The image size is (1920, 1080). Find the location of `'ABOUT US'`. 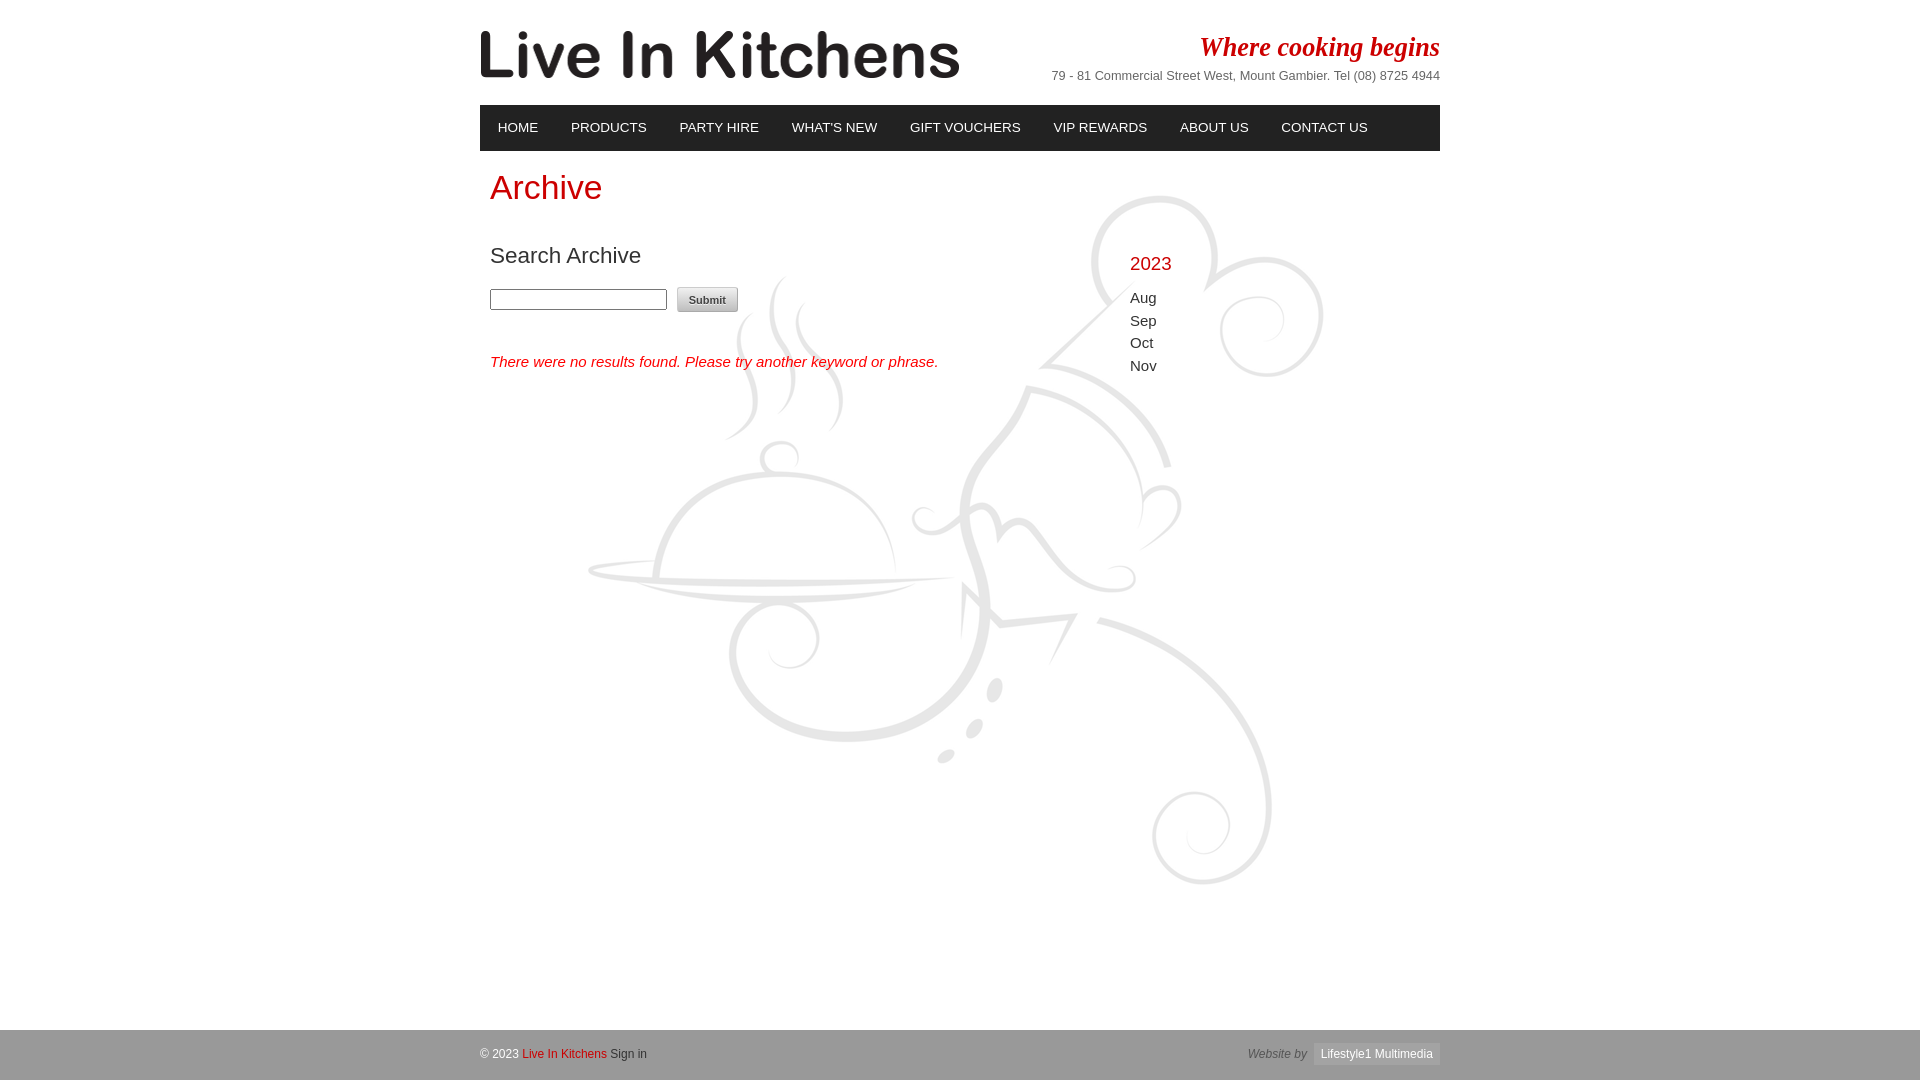

'ABOUT US' is located at coordinates (1211, 128).